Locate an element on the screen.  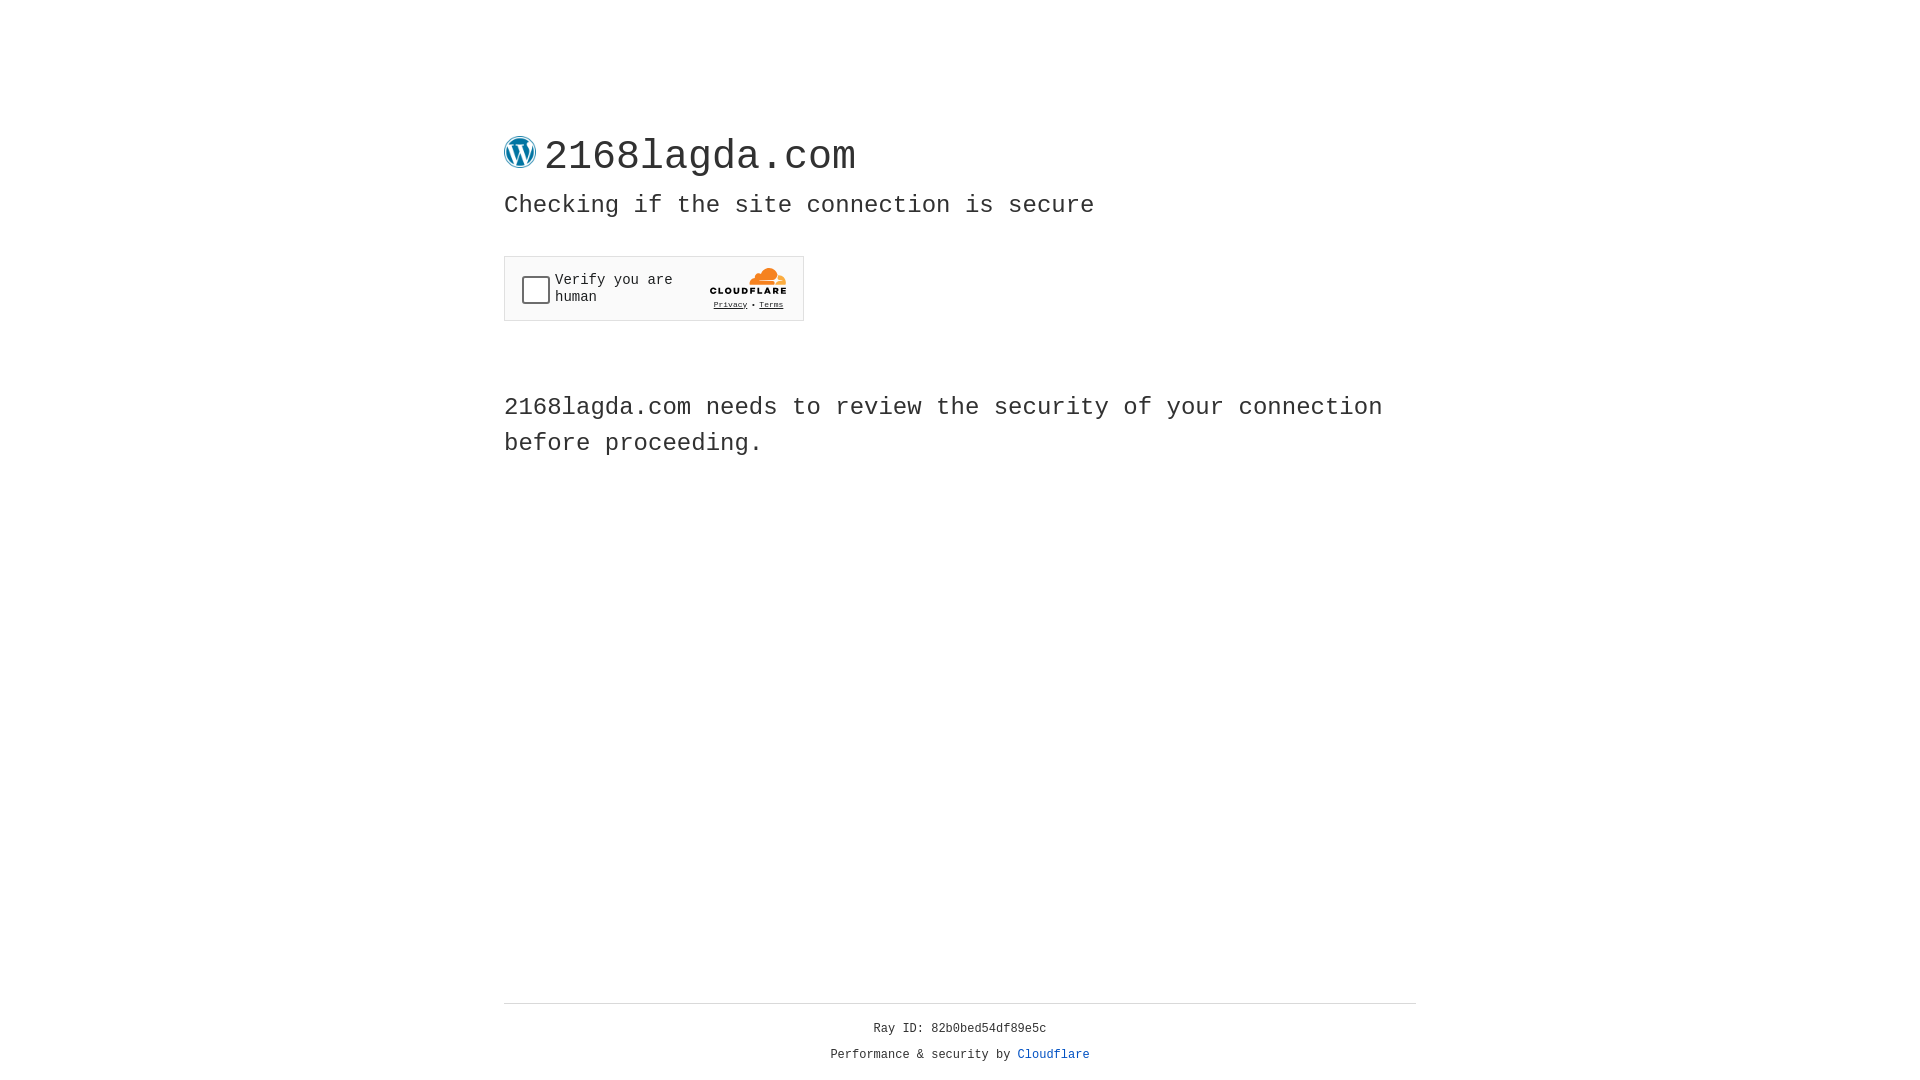
'Widget containing a Cloudflare security challenge' is located at coordinates (653, 288).